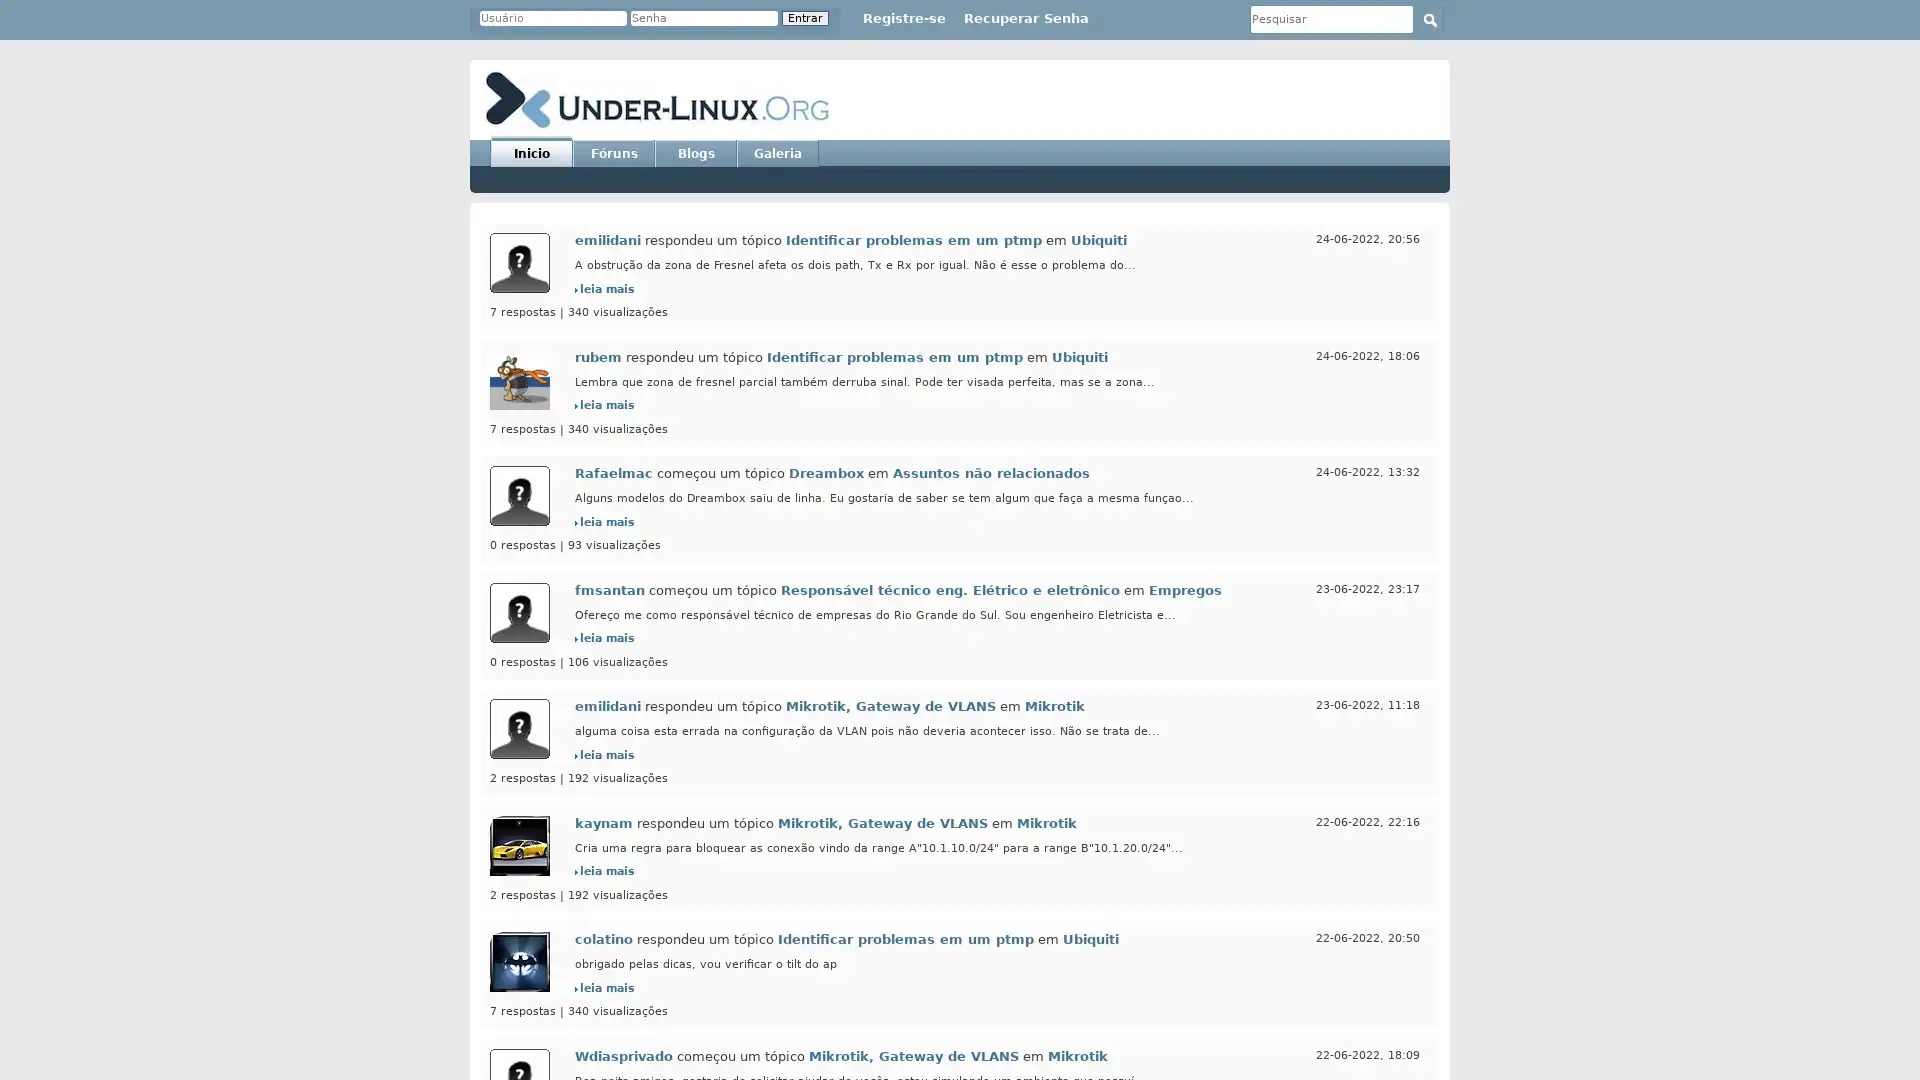  What do you see at coordinates (805, 18) in the screenshot?
I see `Entrar` at bounding box center [805, 18].